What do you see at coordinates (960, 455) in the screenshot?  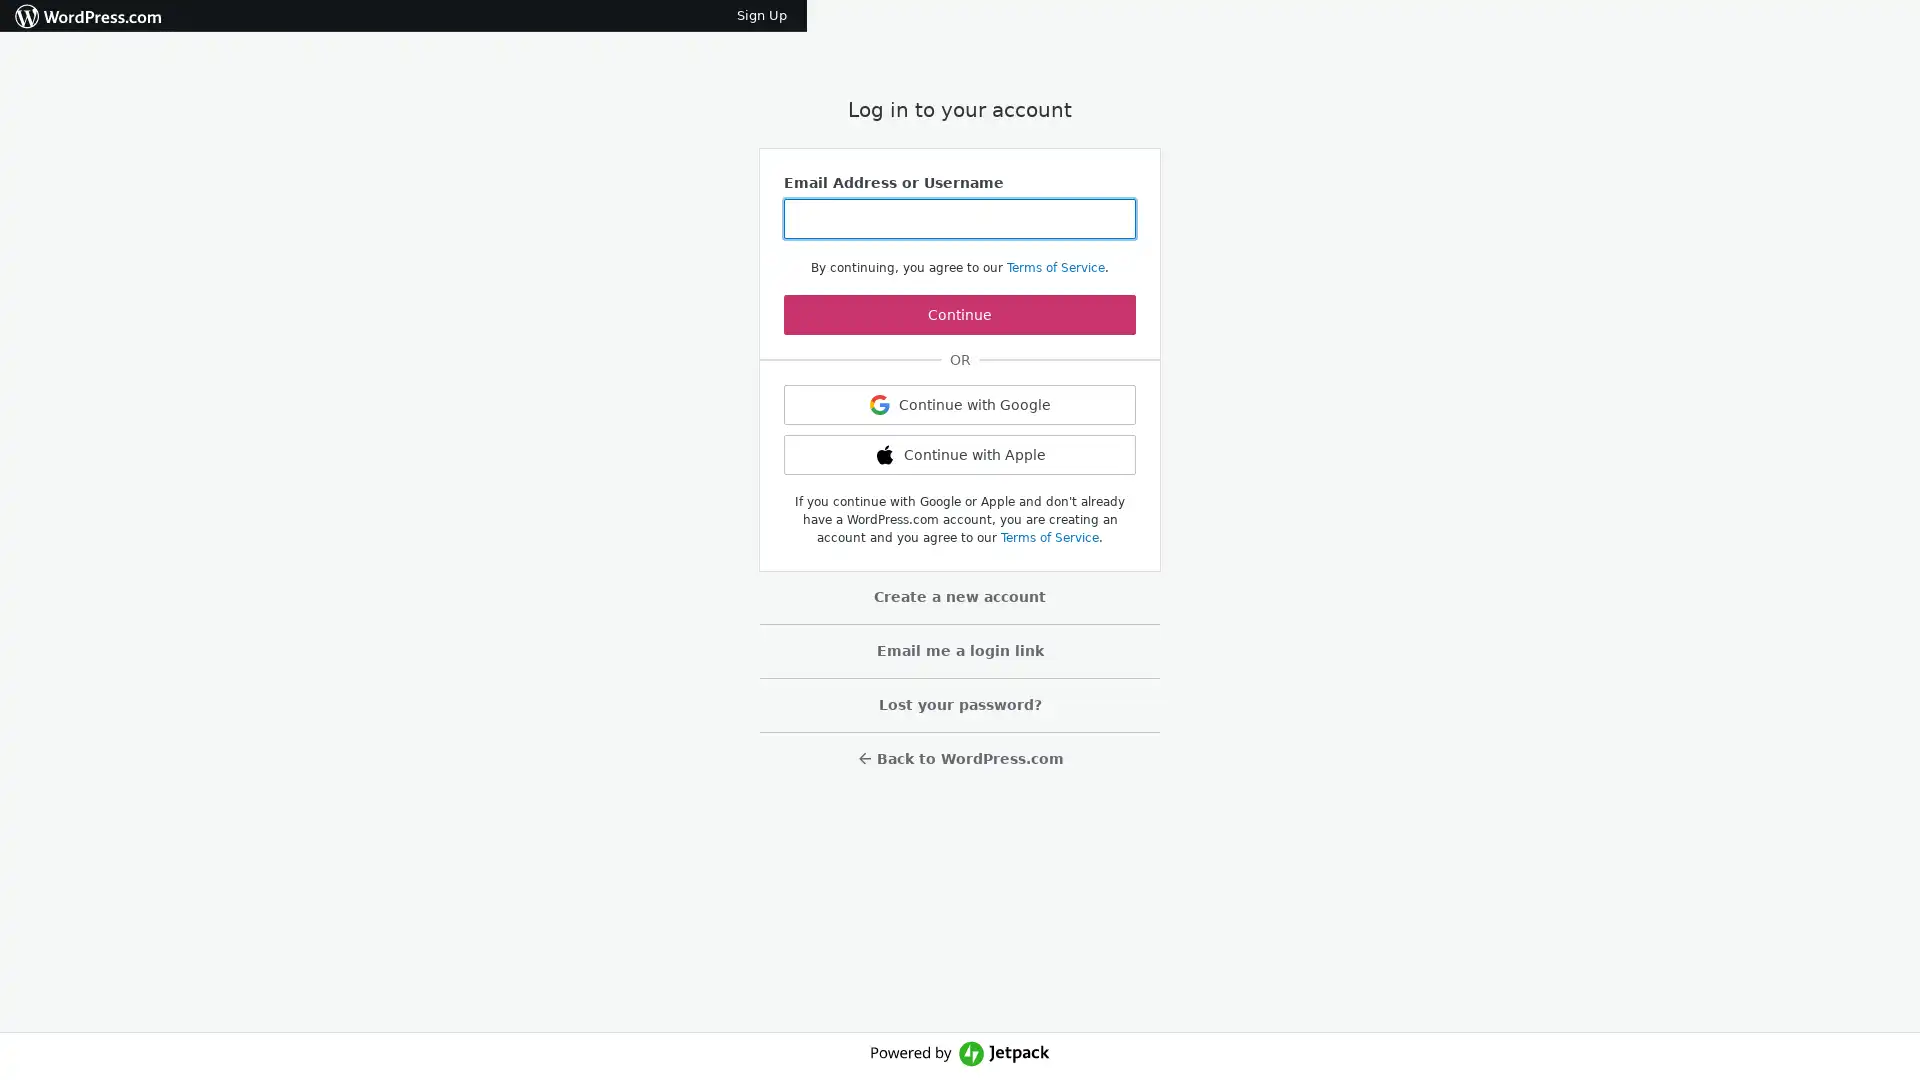 I see `Continue with Apple` at bounding box center [960, 455].